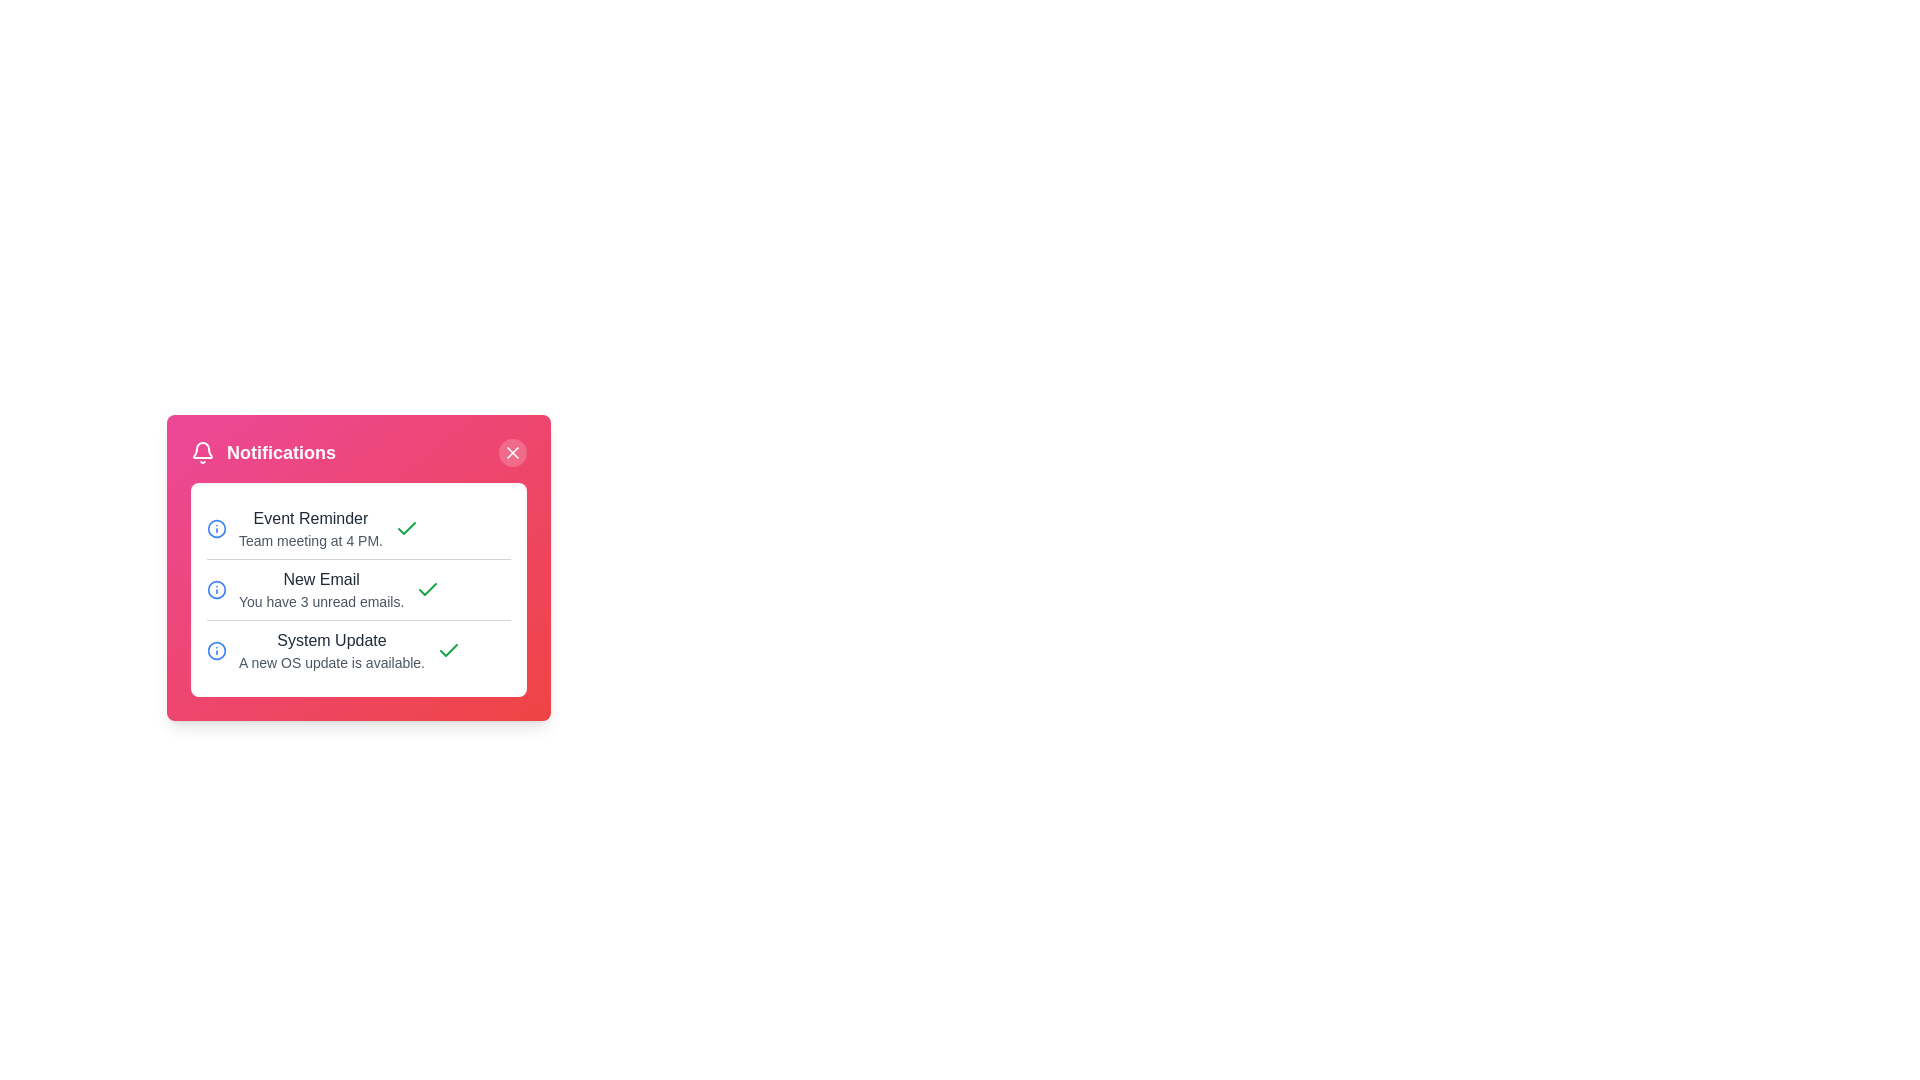 The image size is (1920, 1080). I want to click on notification text of the first notification item titled 'Event Reminder', which is styled with a blue info icon on the left and a green checkmark icon on the right, located directly beneath the 'Notifications' title, so click(359, 527).